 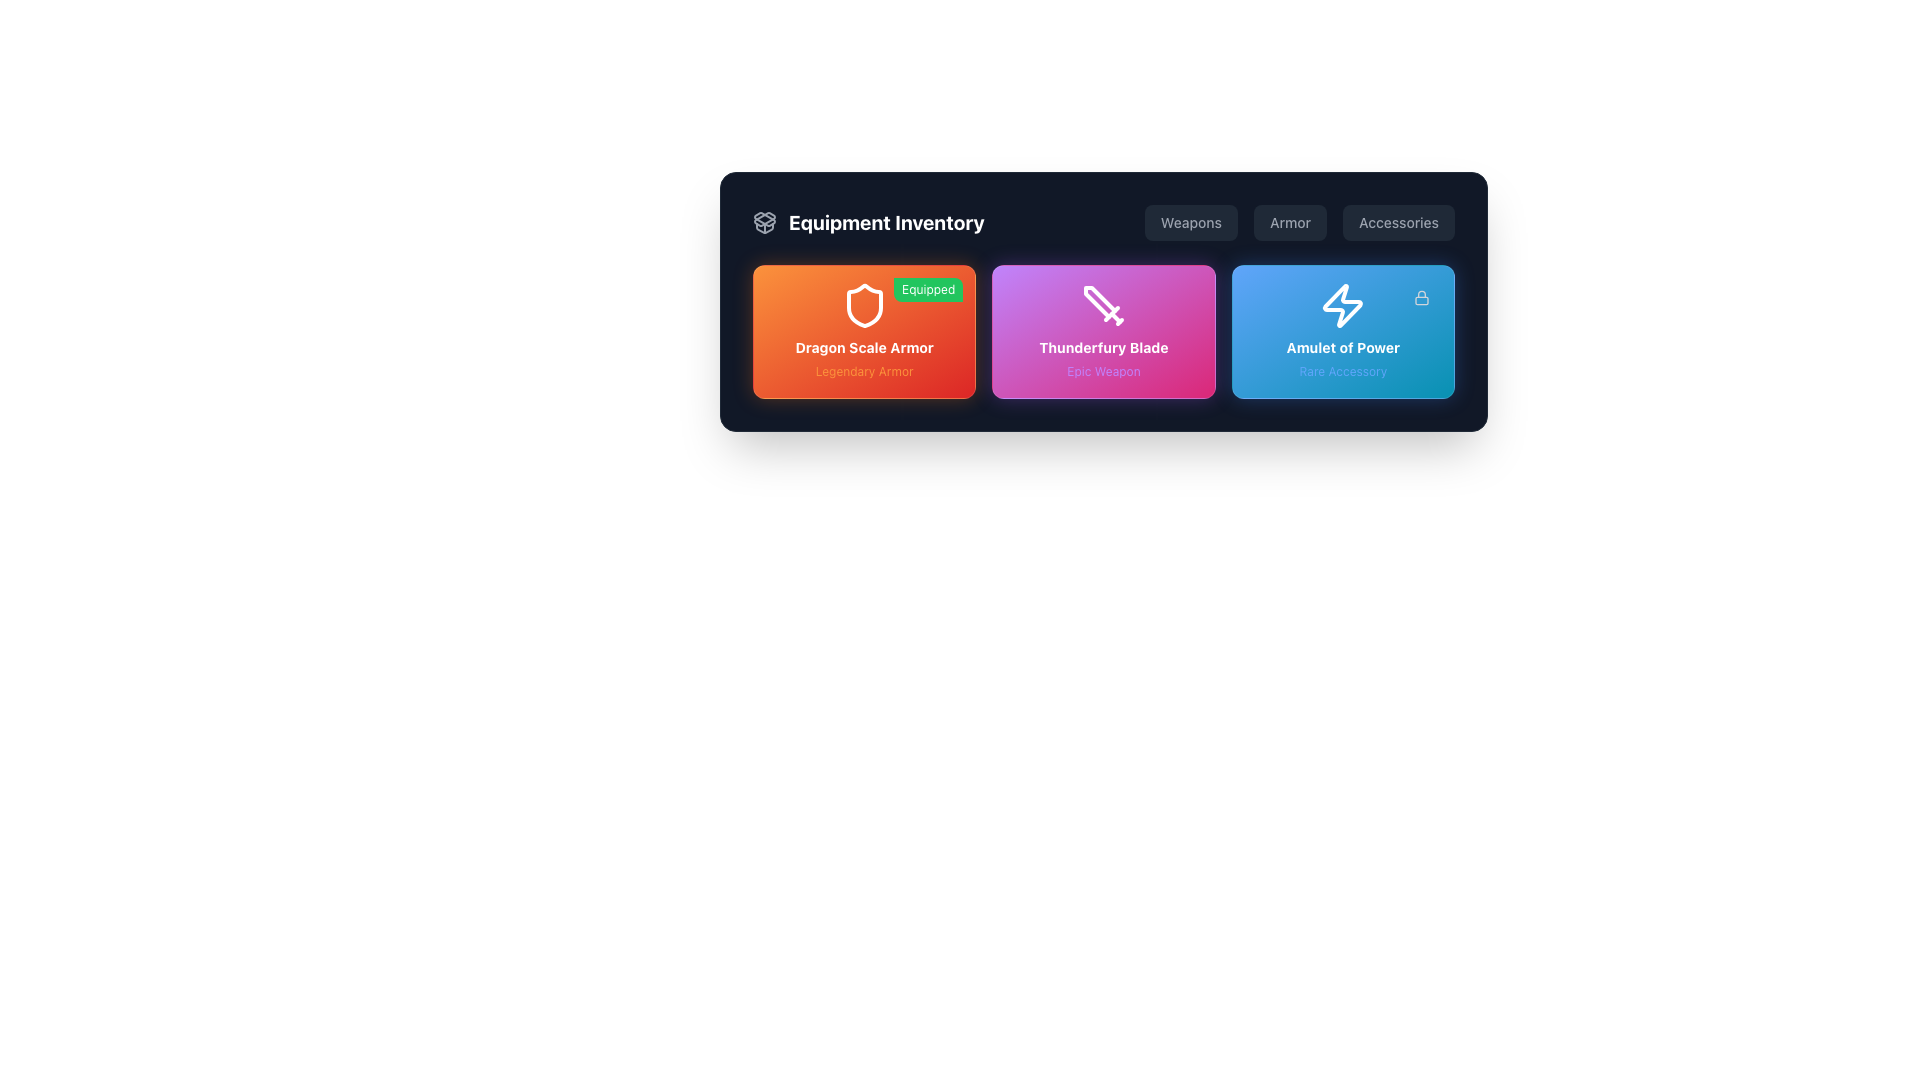 What do you see at coordinates (1343, 346) in the screenshot?
I see `the text label identifying the item as 'Amulet of Power' within the Equipment Inventory interface` at bounding box center [1343, 346].